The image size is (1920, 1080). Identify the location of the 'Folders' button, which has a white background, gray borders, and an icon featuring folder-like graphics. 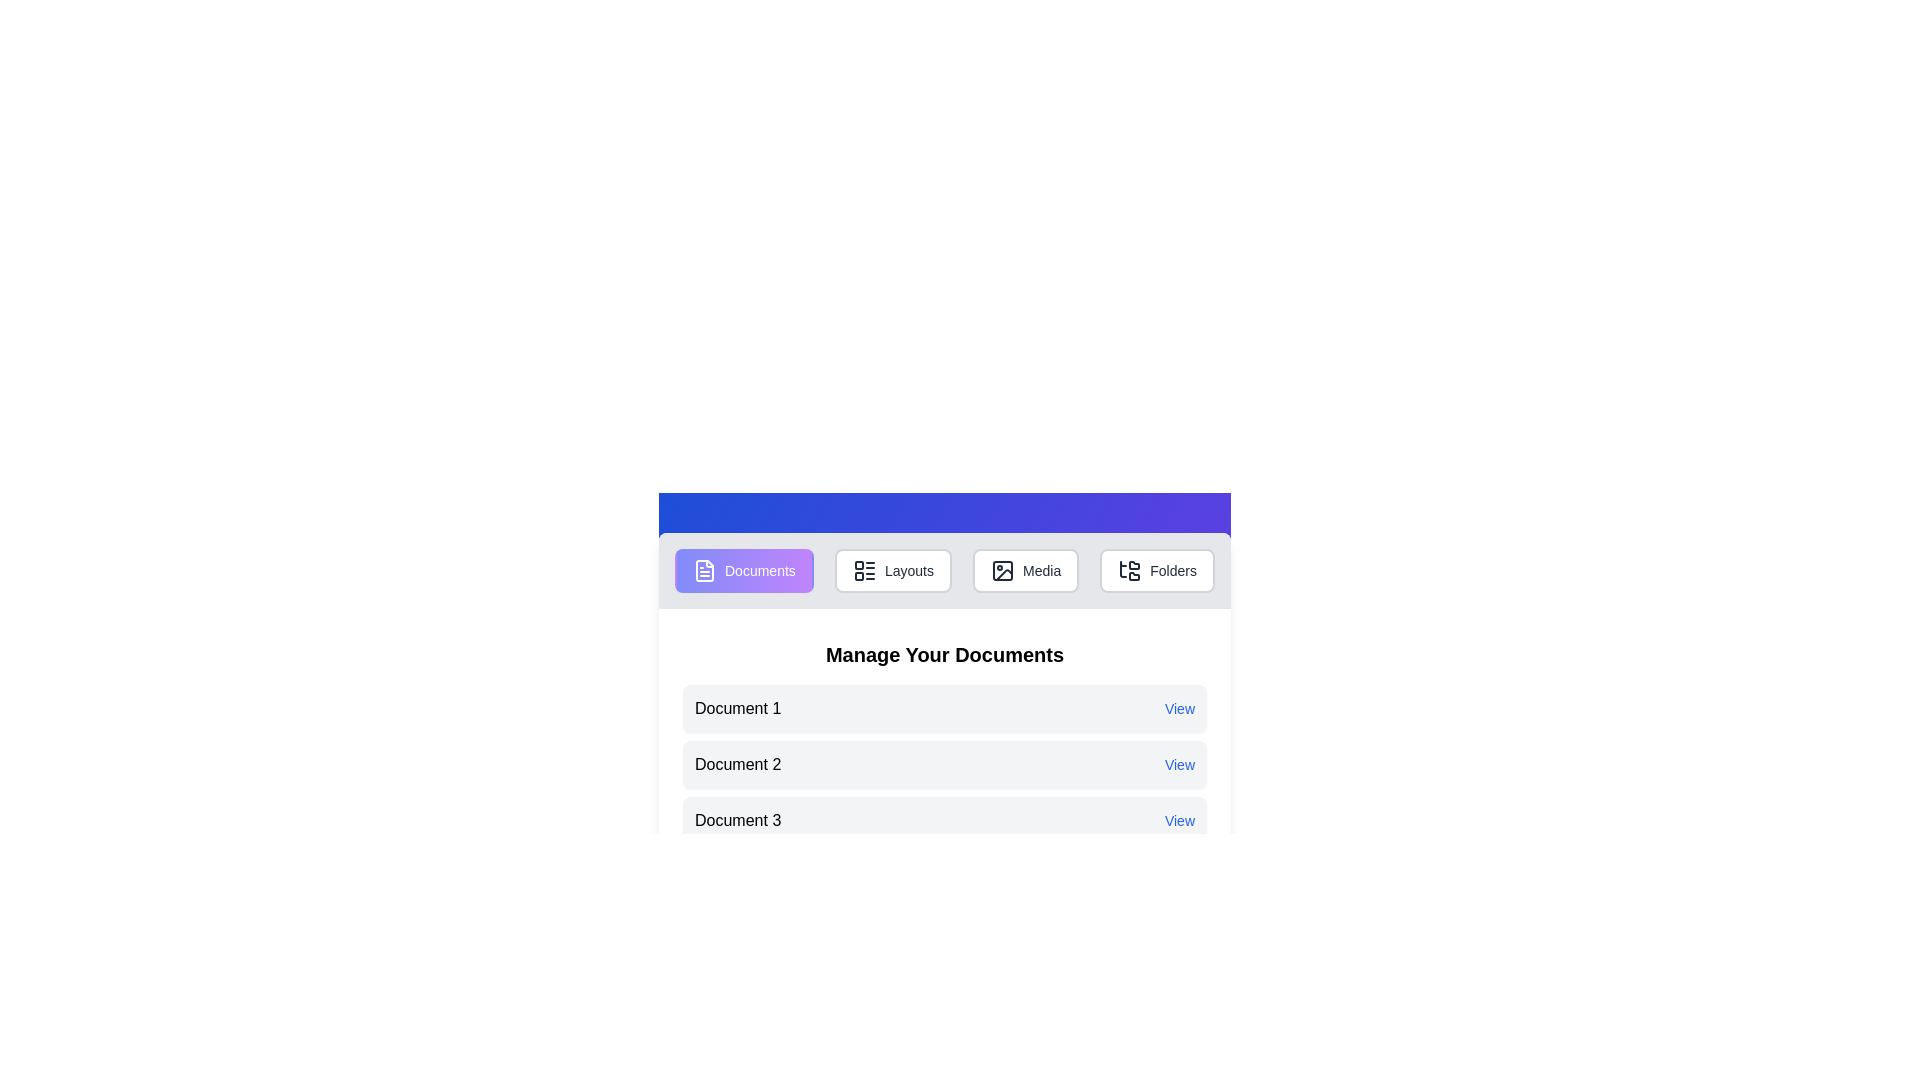
(1157, 570).